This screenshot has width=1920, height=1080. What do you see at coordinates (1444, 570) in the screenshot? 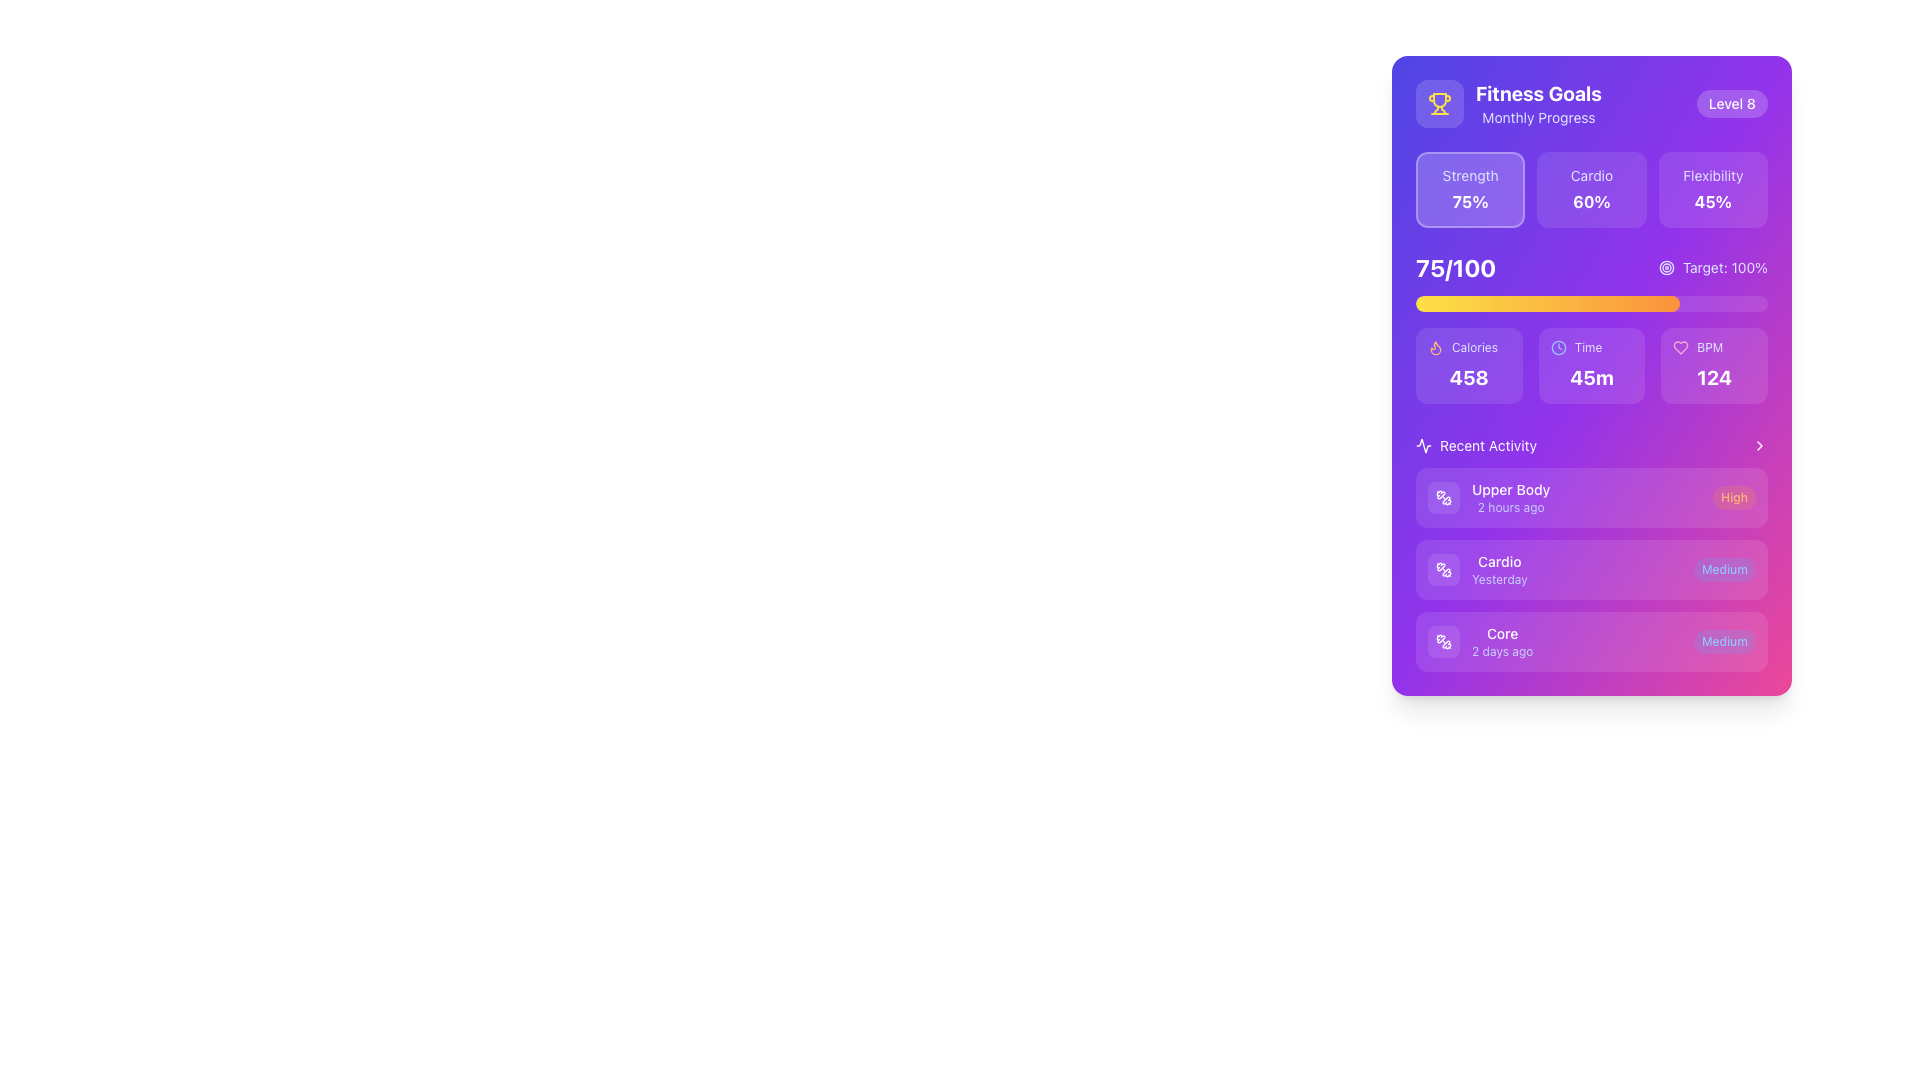
I see `icon located to the left of the 'Cardio' text in the 'Recent Activity' section` at bounding box center [1444, 570].